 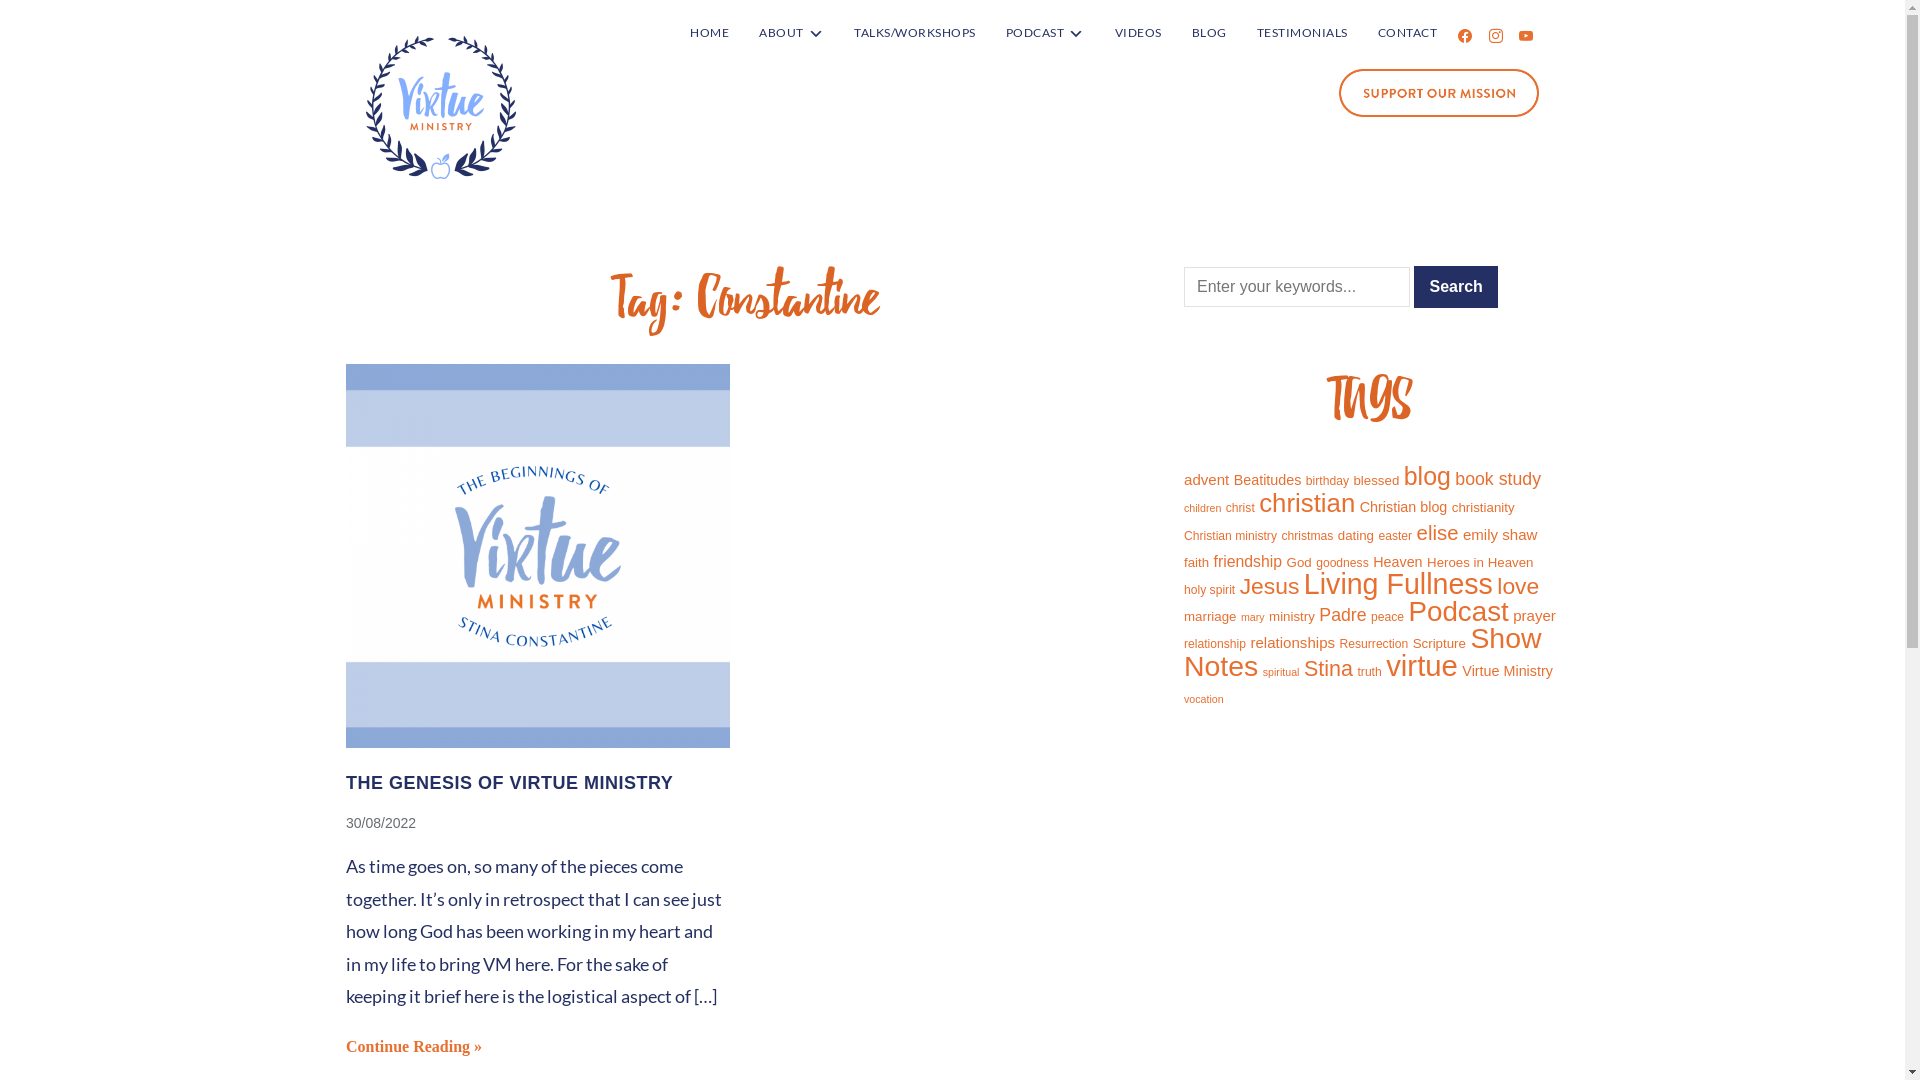 I want to click on 'holy spirit', so click(x=1208, y=589).